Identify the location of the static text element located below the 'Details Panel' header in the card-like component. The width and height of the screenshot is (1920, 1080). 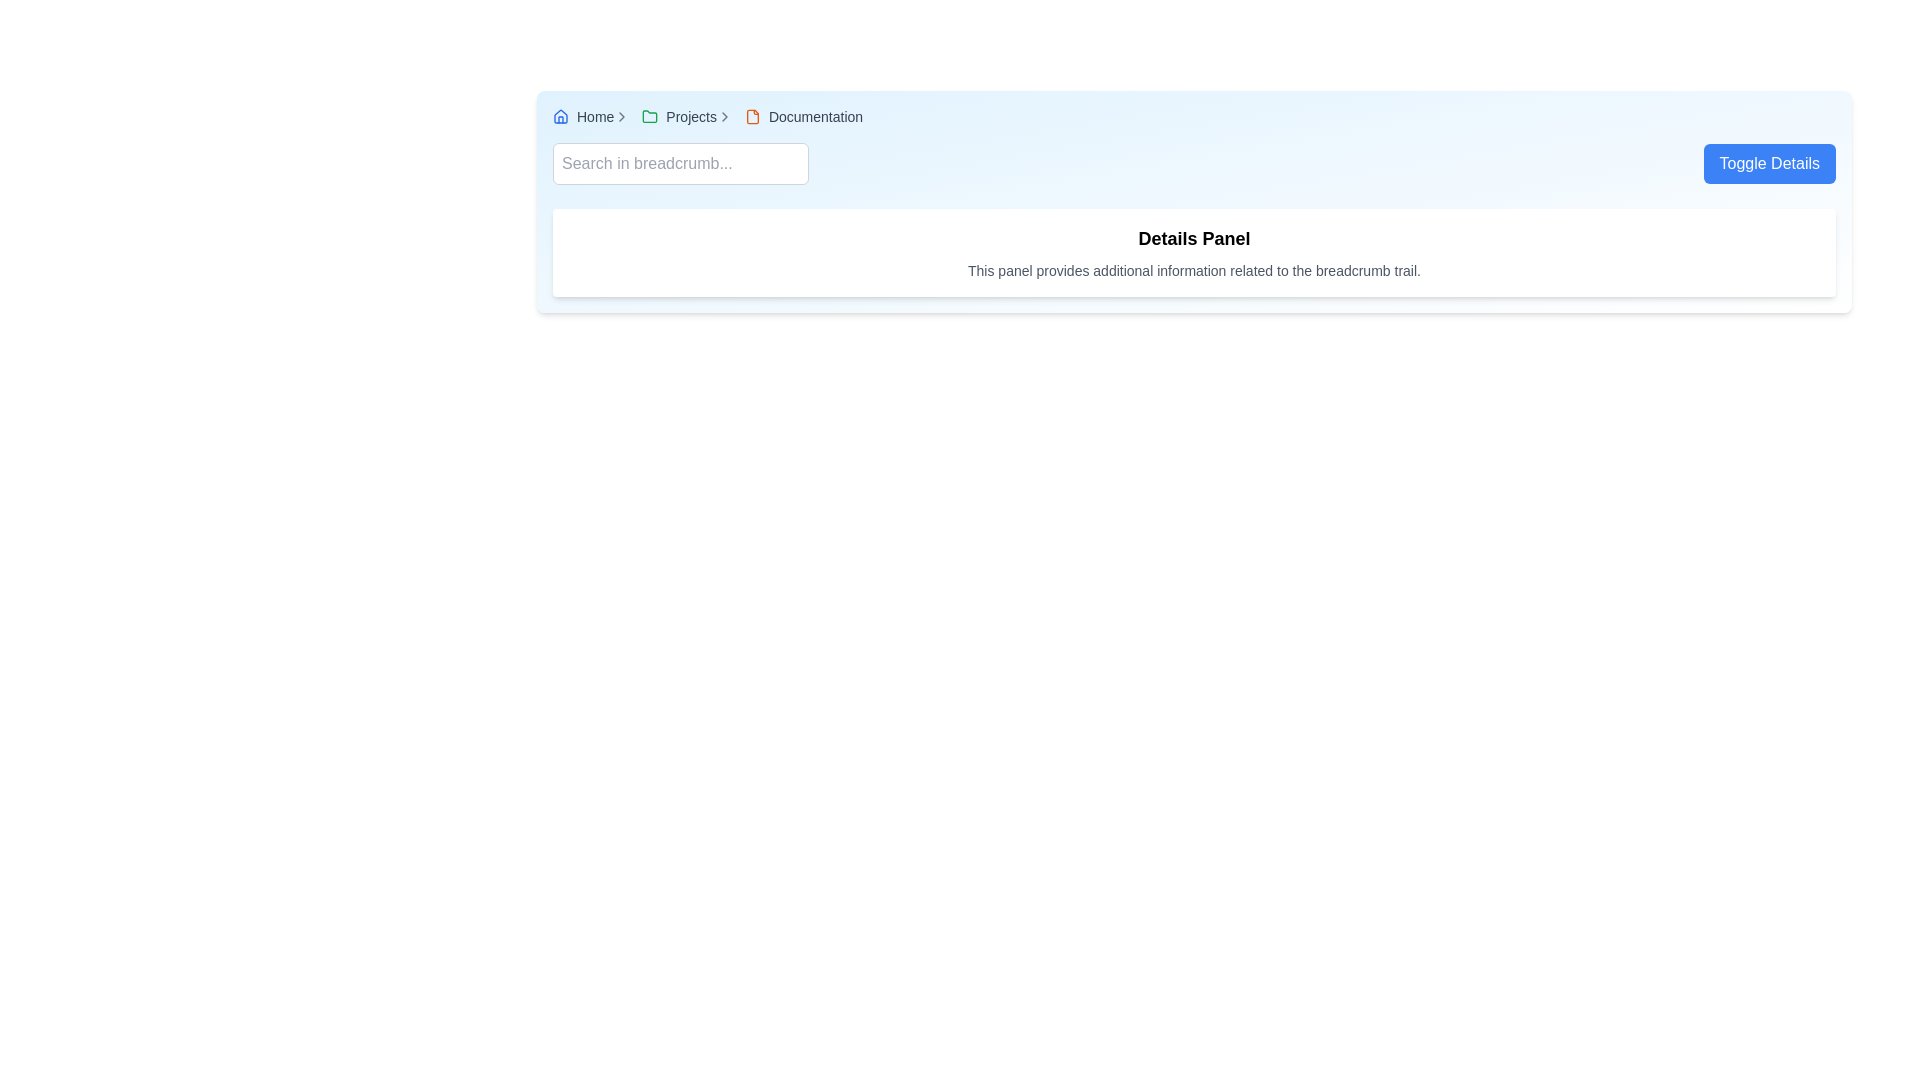
(1194, 270).